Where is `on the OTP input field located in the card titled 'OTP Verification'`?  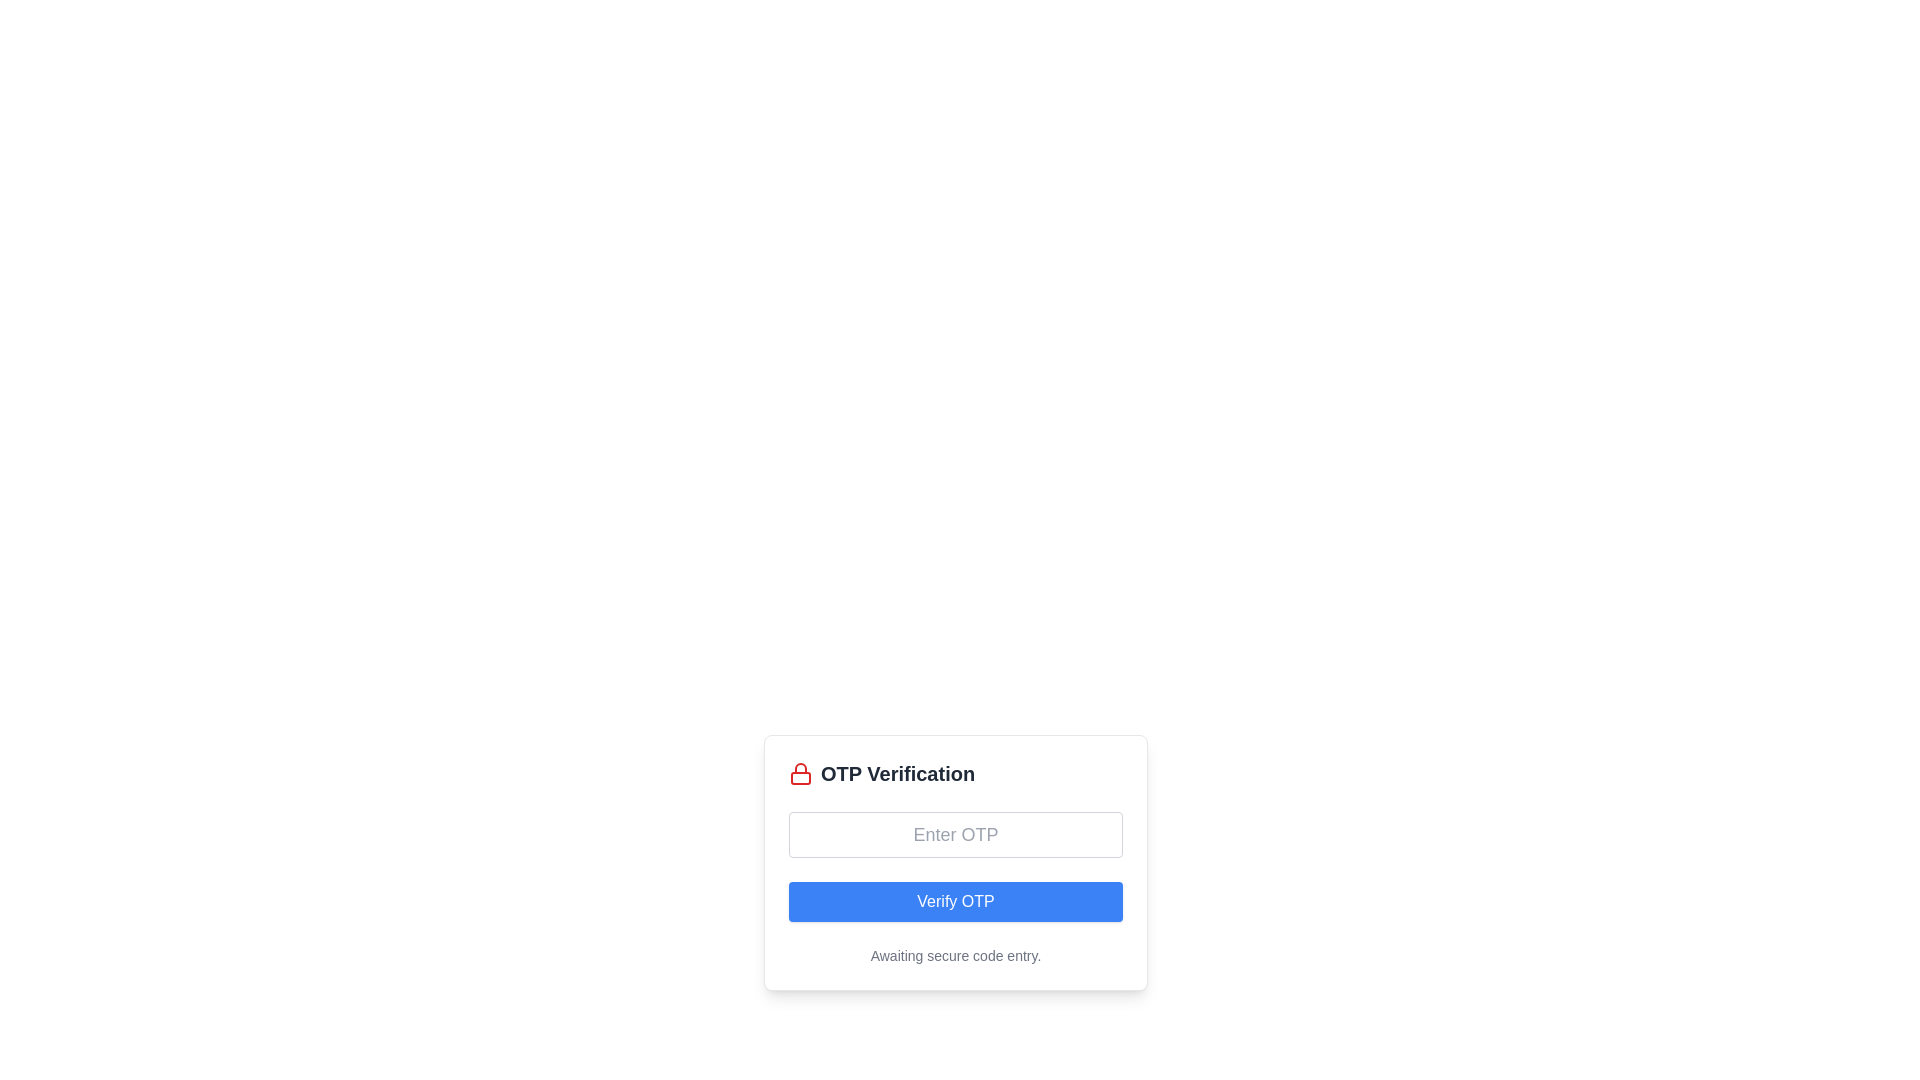 on the OTP input field located in the card titled 'OTP Verification' is located at coordinates (954, 834).